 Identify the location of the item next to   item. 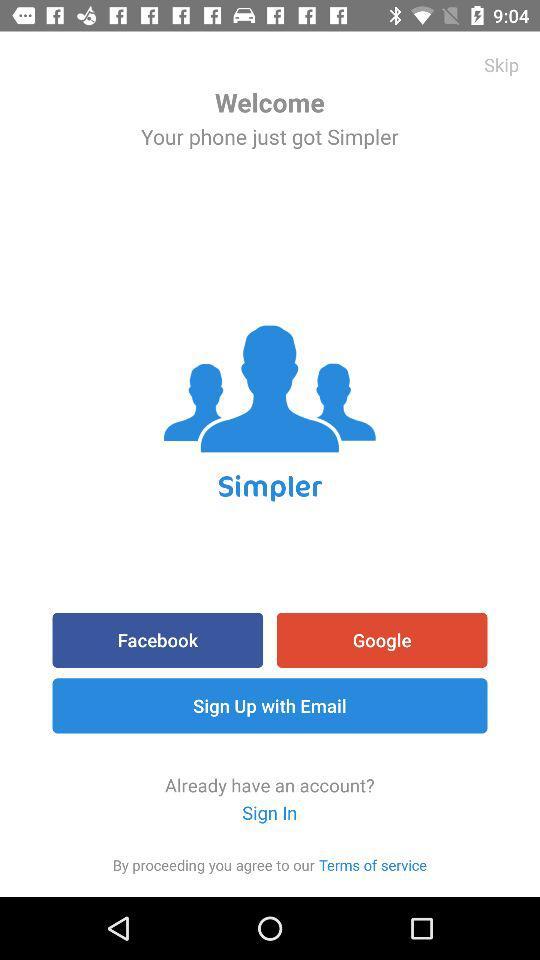
(373, 863).